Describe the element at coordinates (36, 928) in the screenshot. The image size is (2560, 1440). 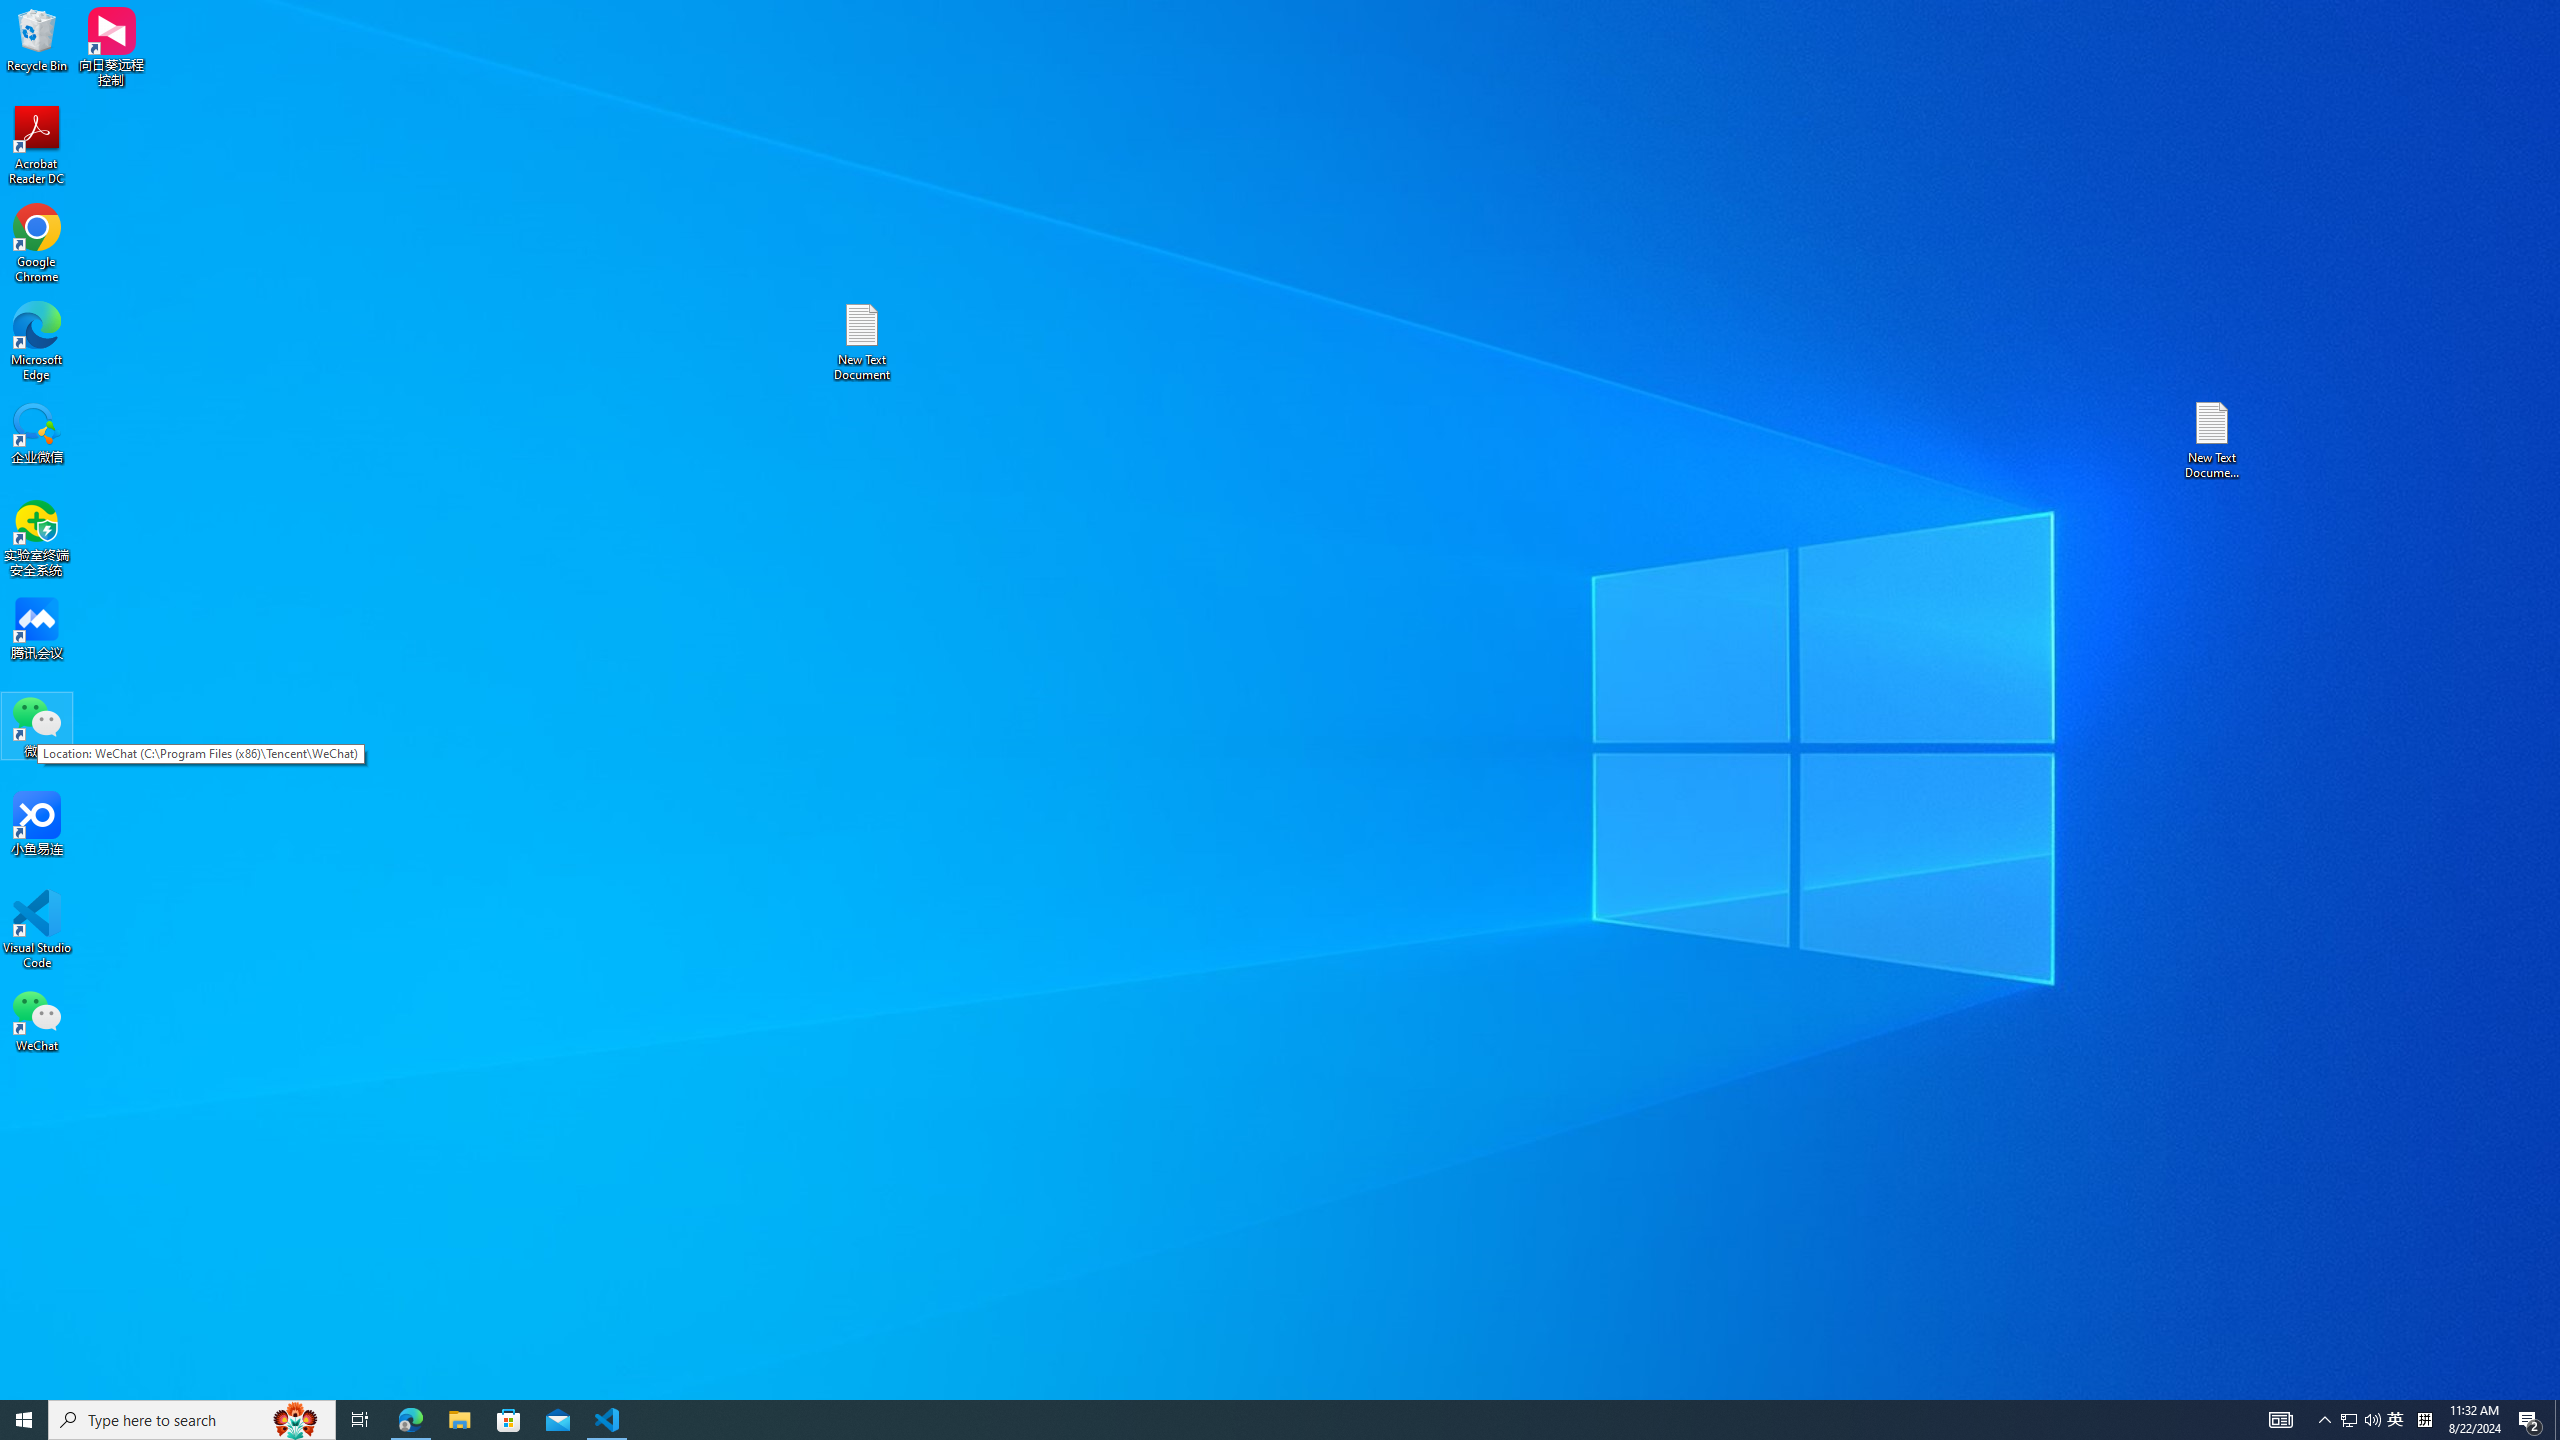
I see `'Visual Studio Code'` at that location.